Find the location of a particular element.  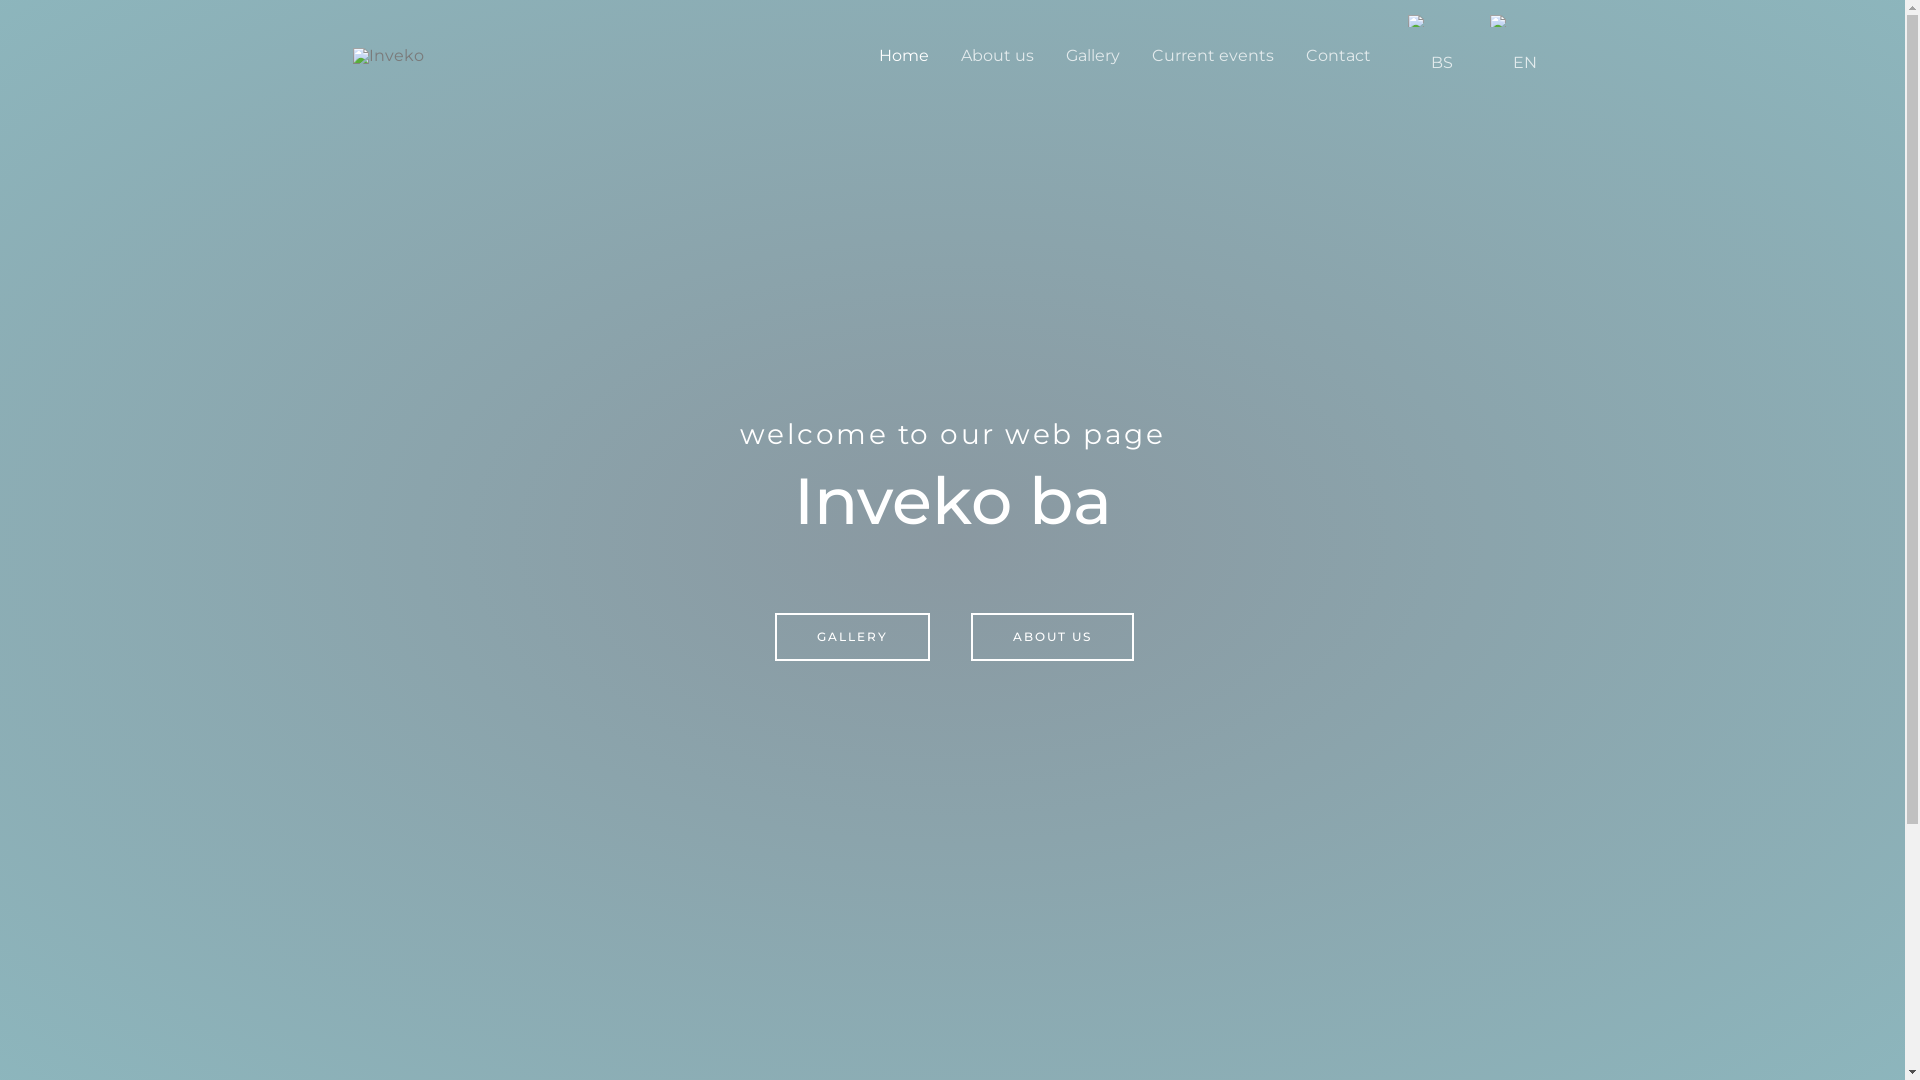

'BS' is located at coordinates (1385, 54).